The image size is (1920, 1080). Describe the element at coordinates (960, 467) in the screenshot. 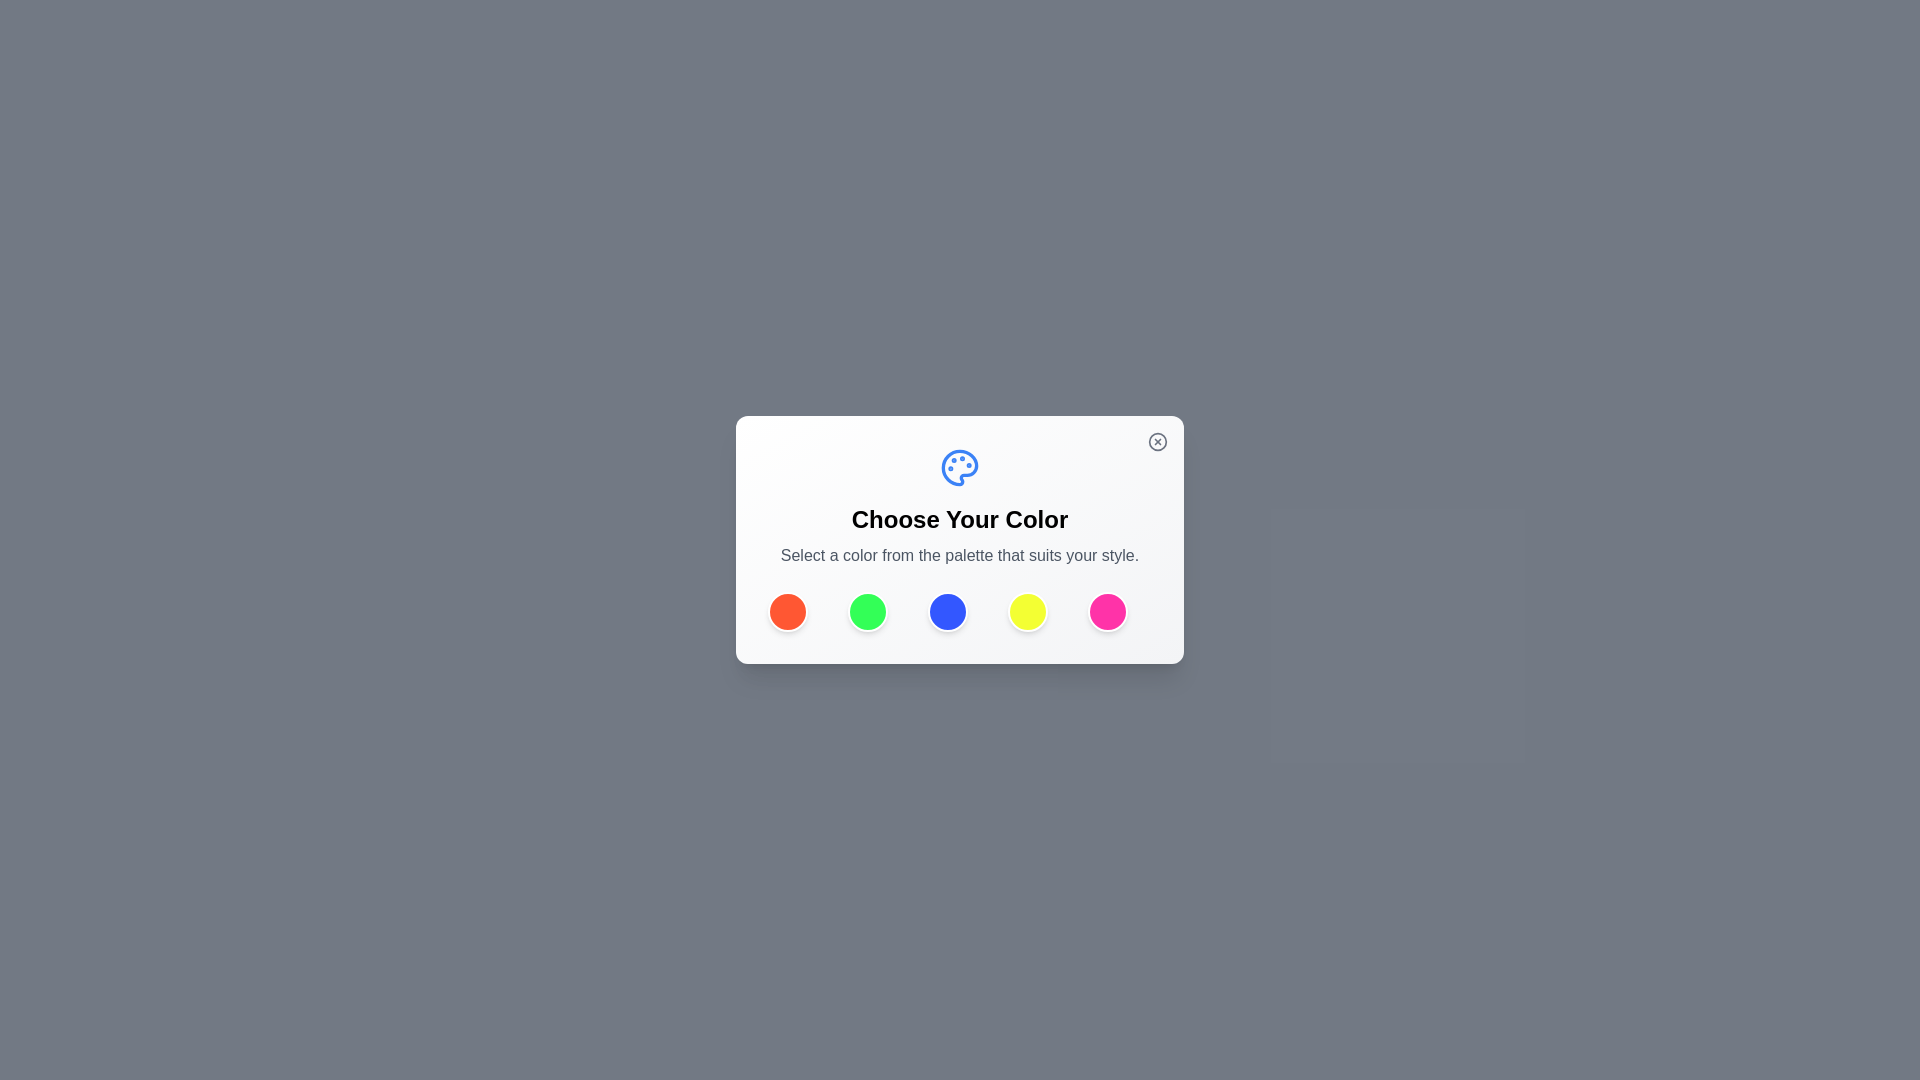

I see `the icon element to observe its aesthetic details` at that location.